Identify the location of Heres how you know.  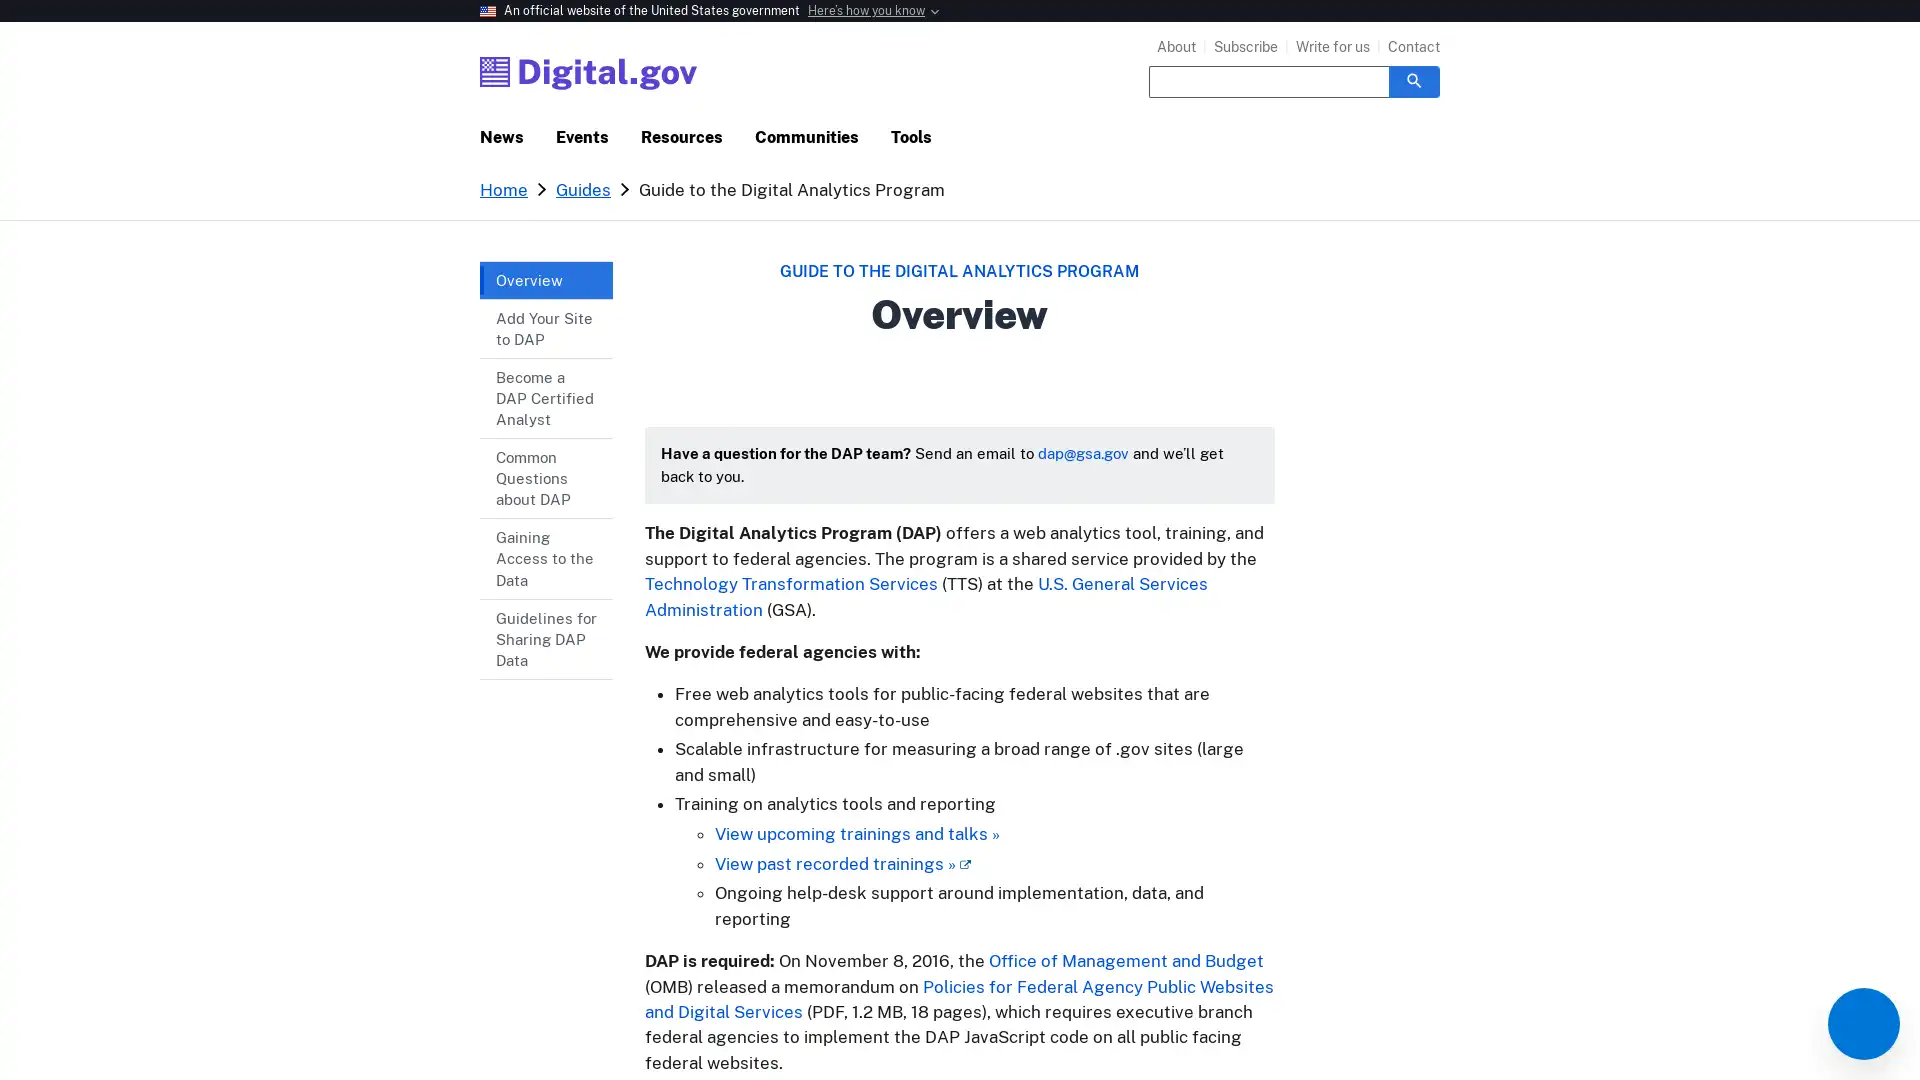
(866, 11).